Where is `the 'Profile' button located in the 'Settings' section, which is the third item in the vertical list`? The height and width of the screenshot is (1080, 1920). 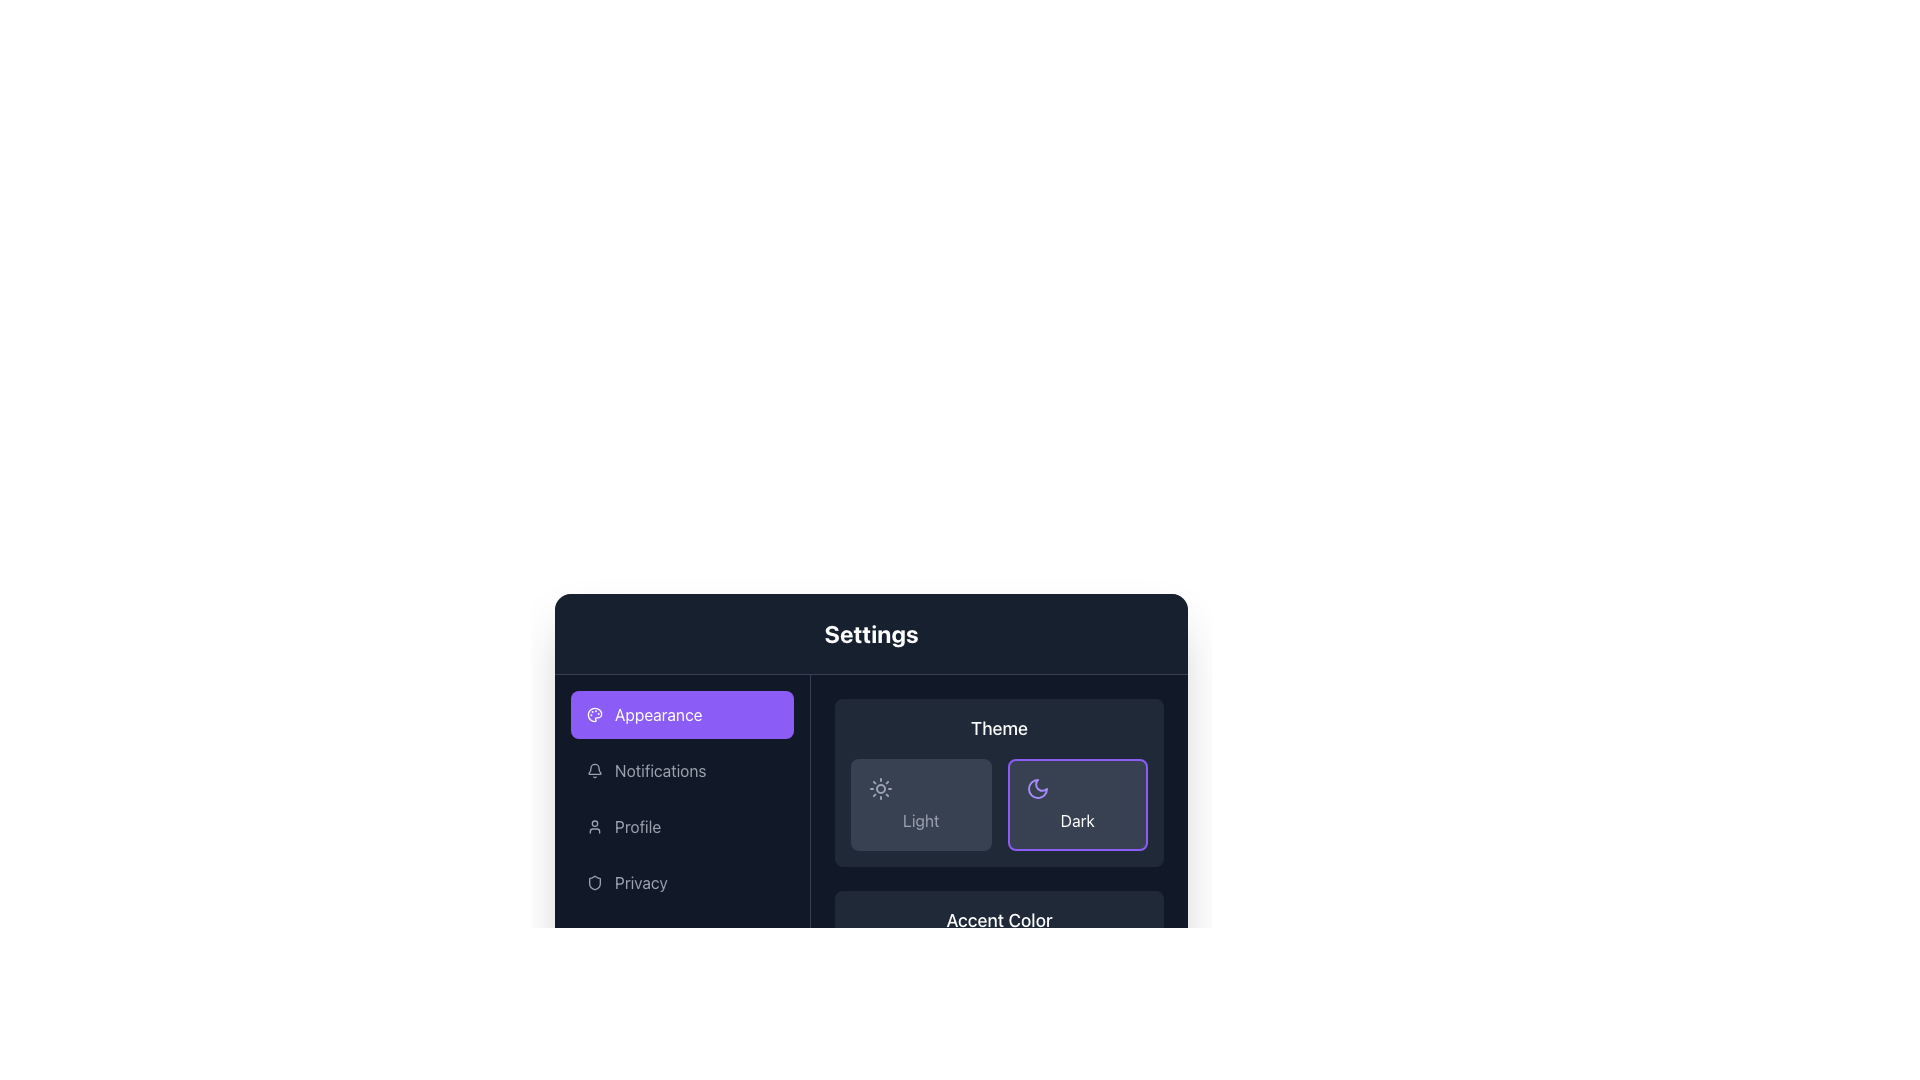 the 'Profile' button located in the 'Settings' section, which is the third item in the vertical list is located at coordinates (682, 826).